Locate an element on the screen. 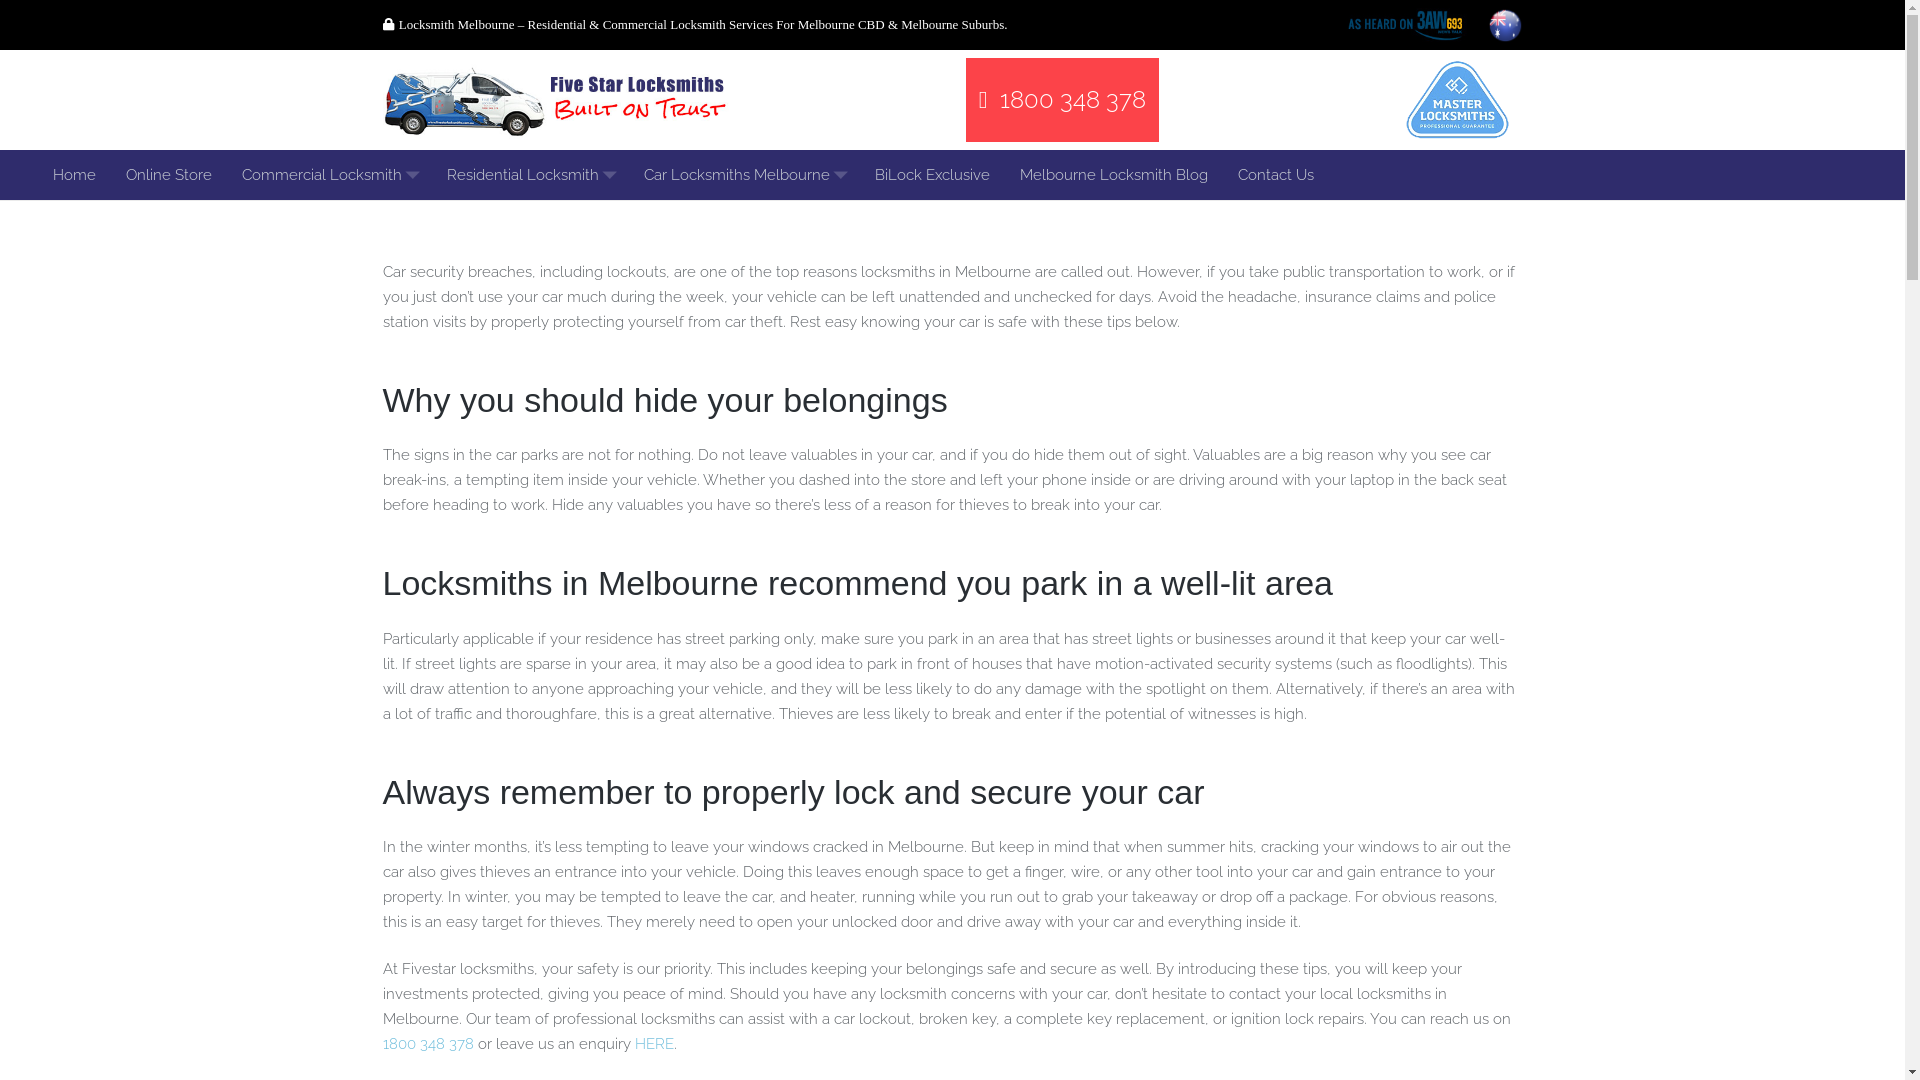 This screenshot has height=1080, width=1920. 'Residential Locksmith' is located at coordinates (530, 173).